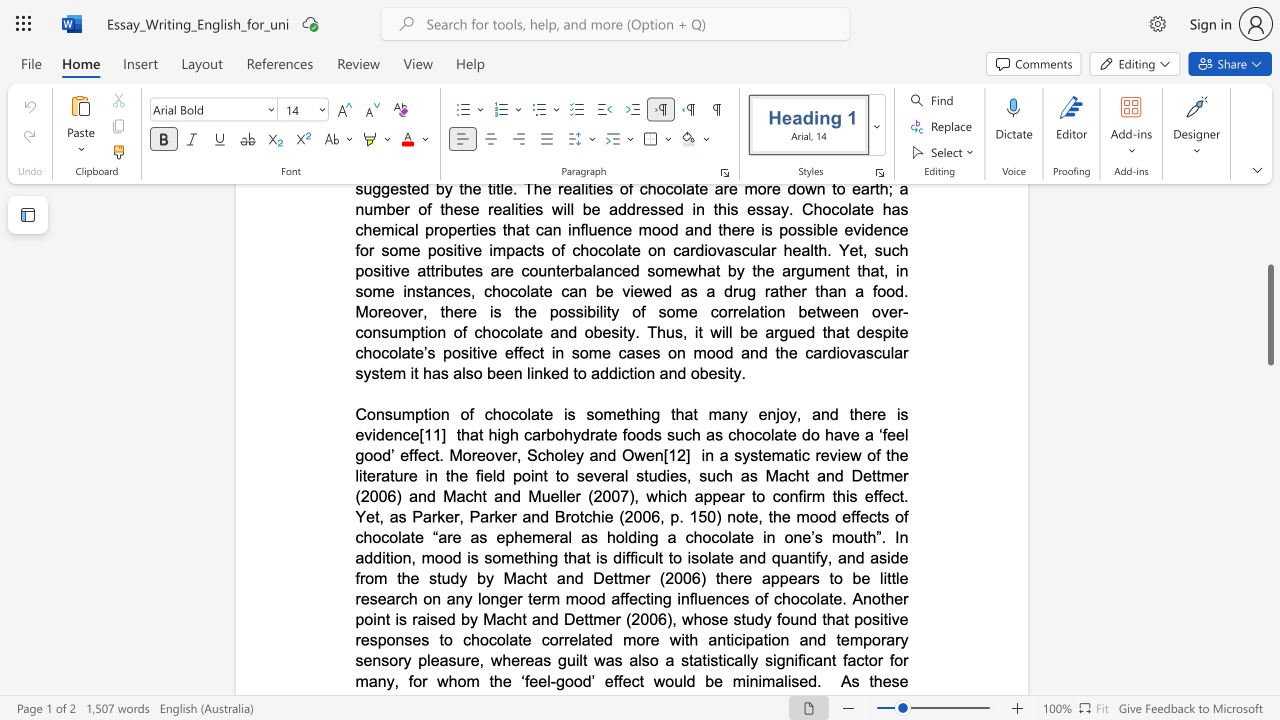 This screenshot has height=720, width=1280. I want to click on the scrollbar and move up 270 pixels, so click(1269, 315).